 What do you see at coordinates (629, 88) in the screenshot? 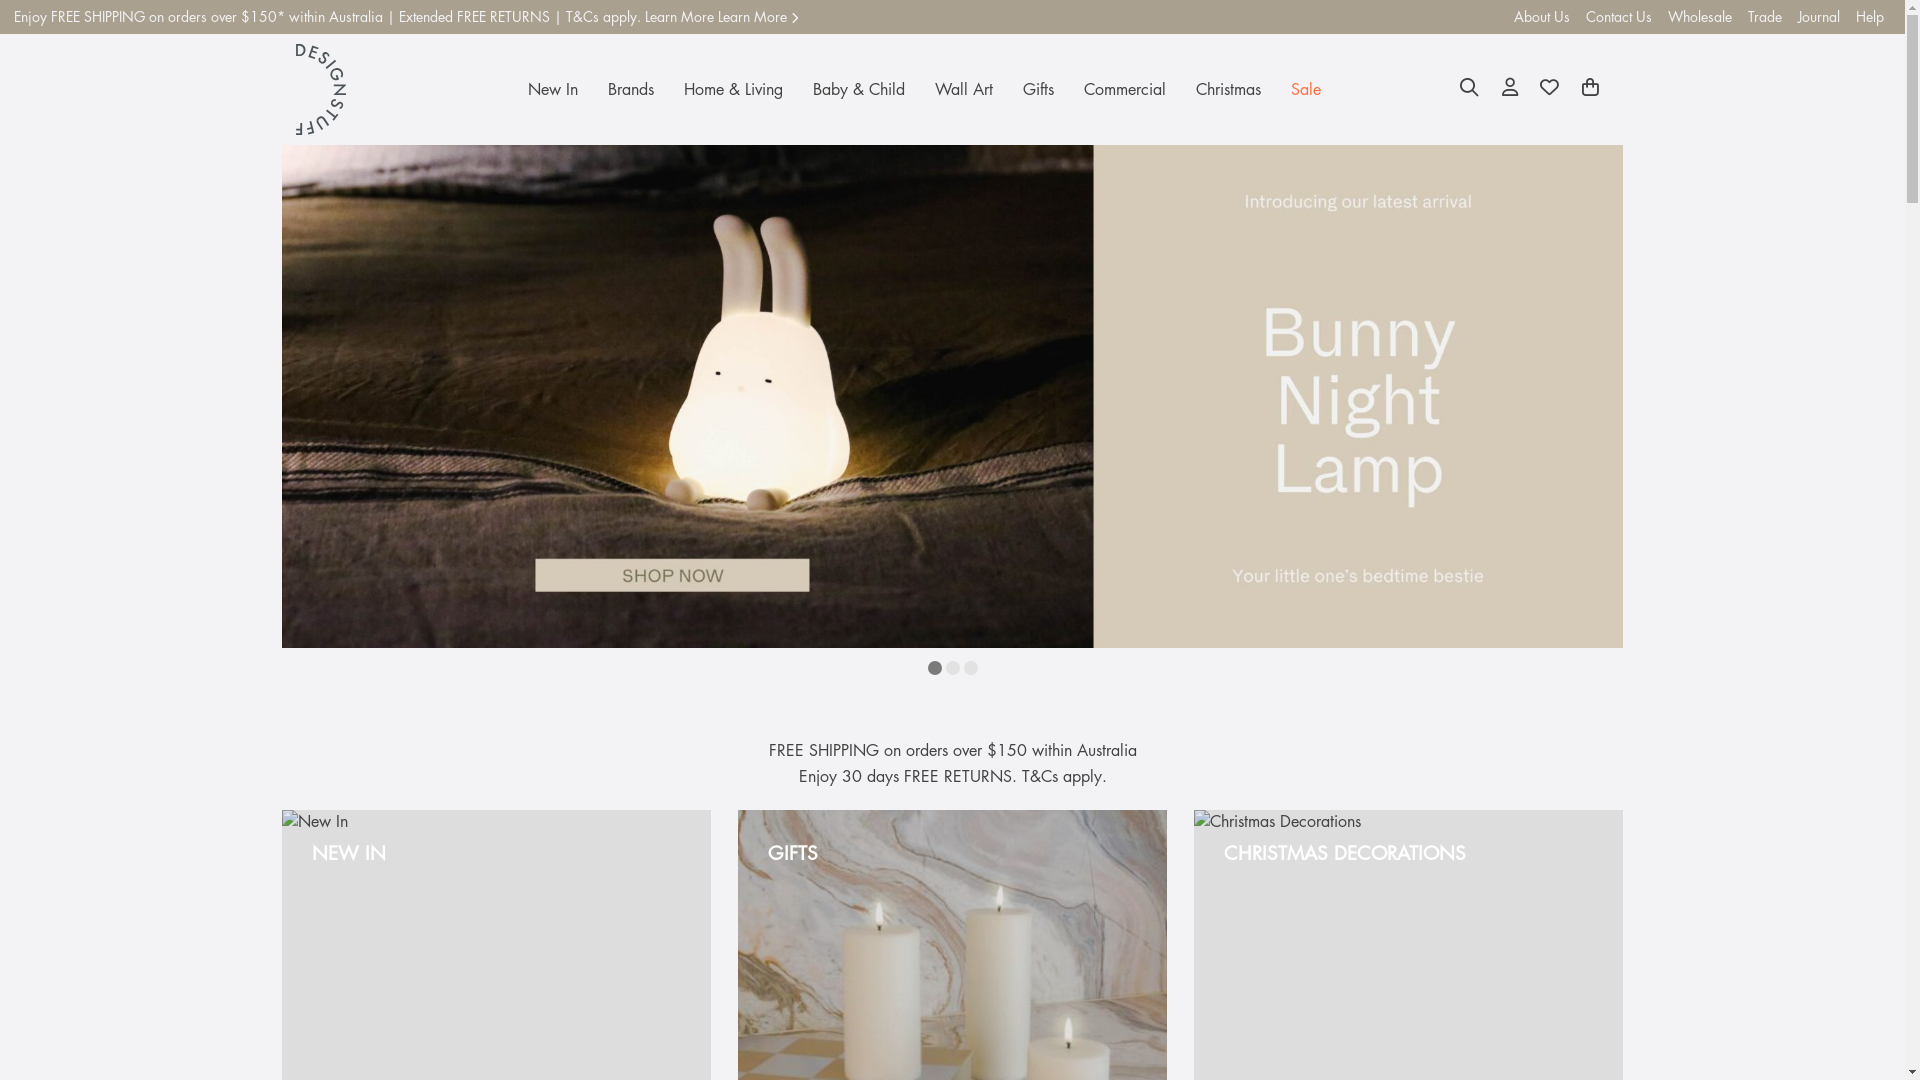
I see `'Brands'` at bounding box center [629, 88].